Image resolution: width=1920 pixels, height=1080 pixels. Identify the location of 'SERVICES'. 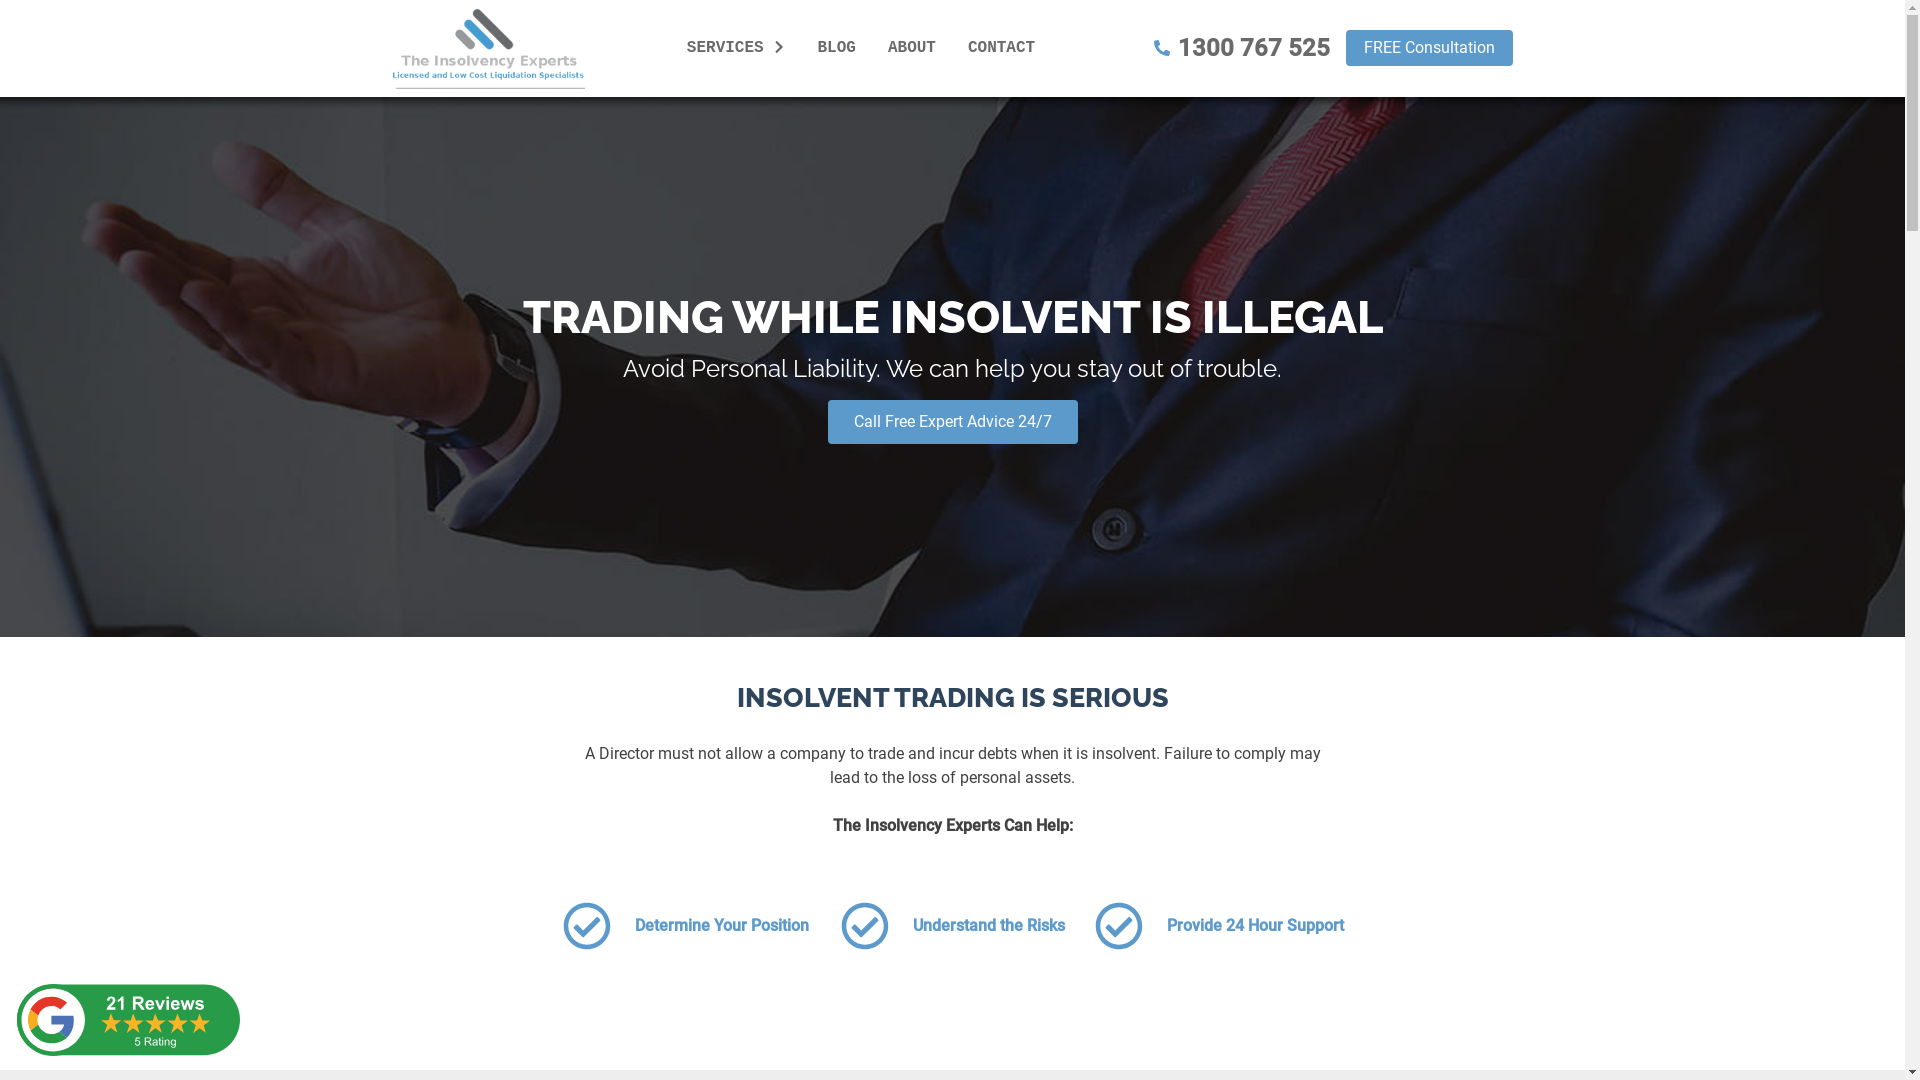
(735, 46).